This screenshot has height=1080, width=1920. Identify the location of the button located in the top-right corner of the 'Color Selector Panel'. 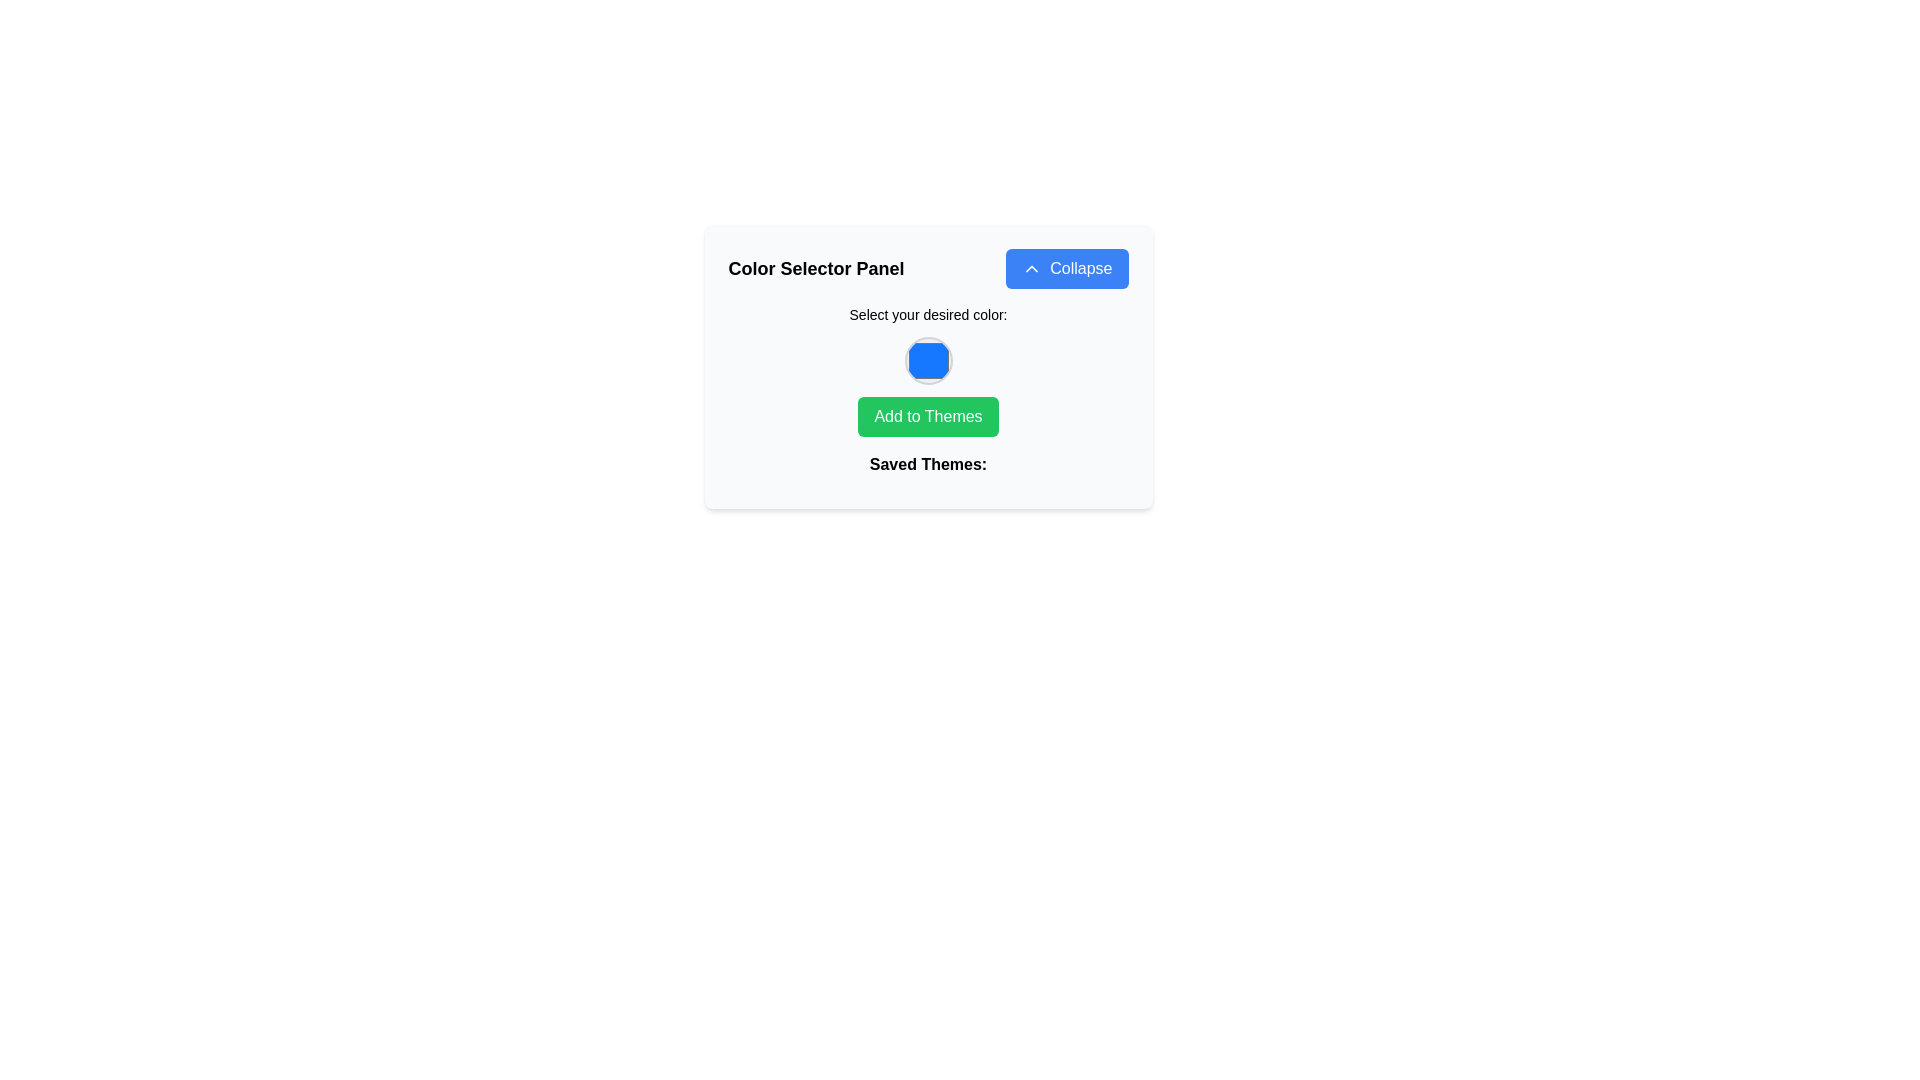
(1066, 268).